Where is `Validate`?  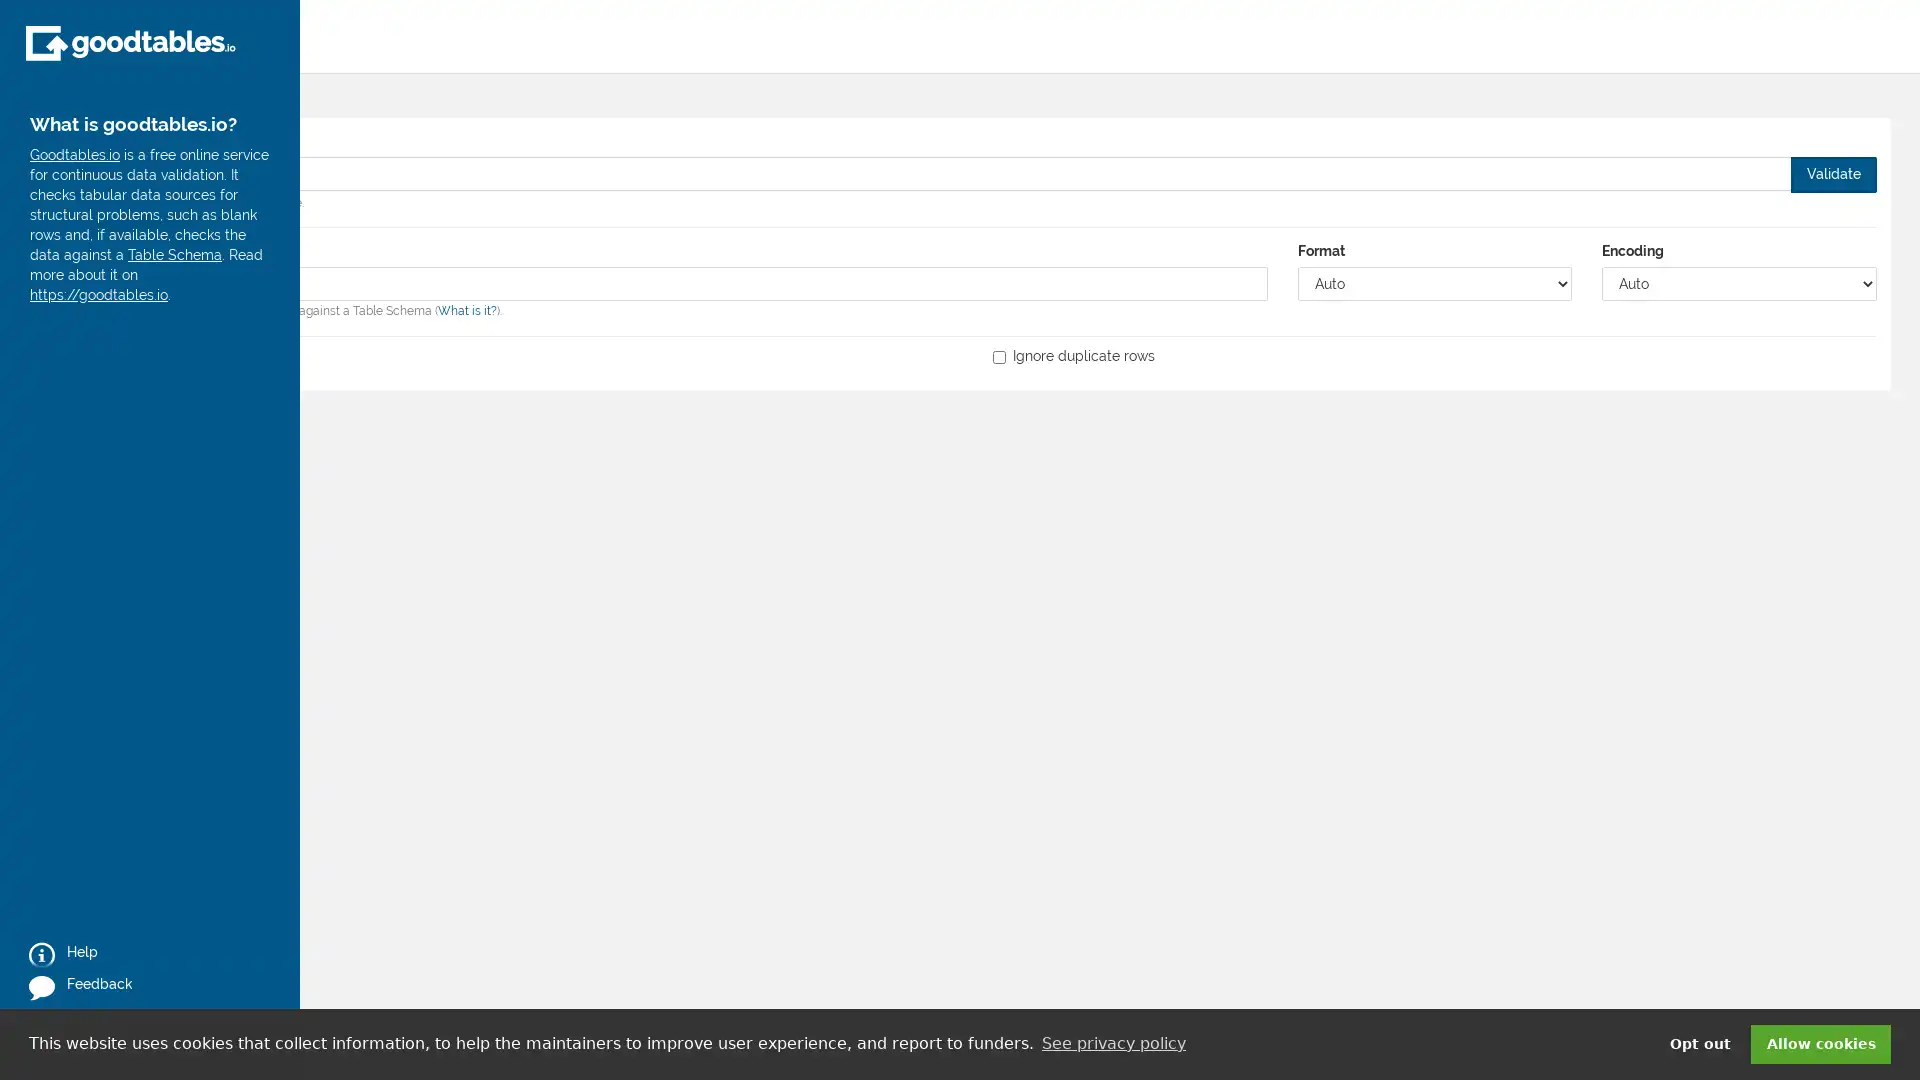 Validate is located at coordinates (1833, 172).